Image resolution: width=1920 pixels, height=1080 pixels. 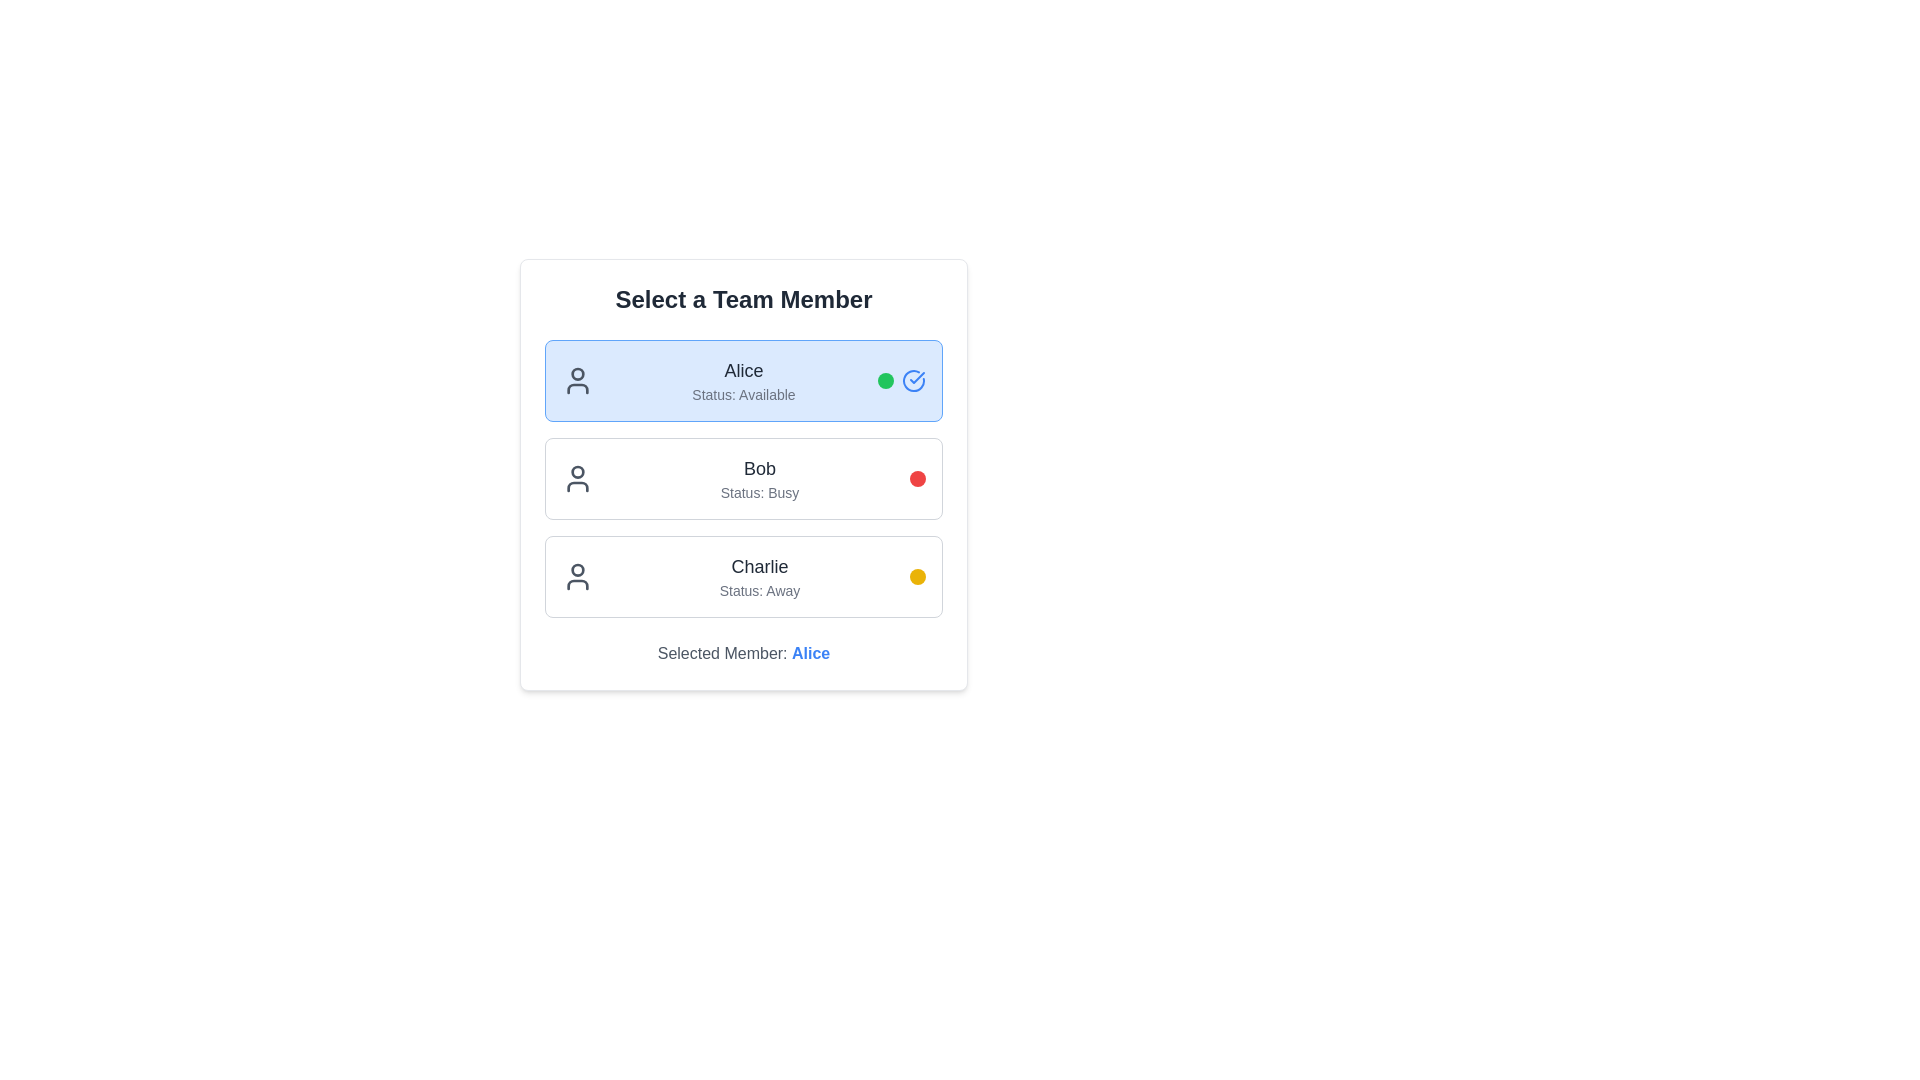 What do you see at coordinates (743, 577) in the screenshot?
I see `the list item displaying the name 'Charlie' with the status 'Status: Away'` at bounding box center [743, 577].